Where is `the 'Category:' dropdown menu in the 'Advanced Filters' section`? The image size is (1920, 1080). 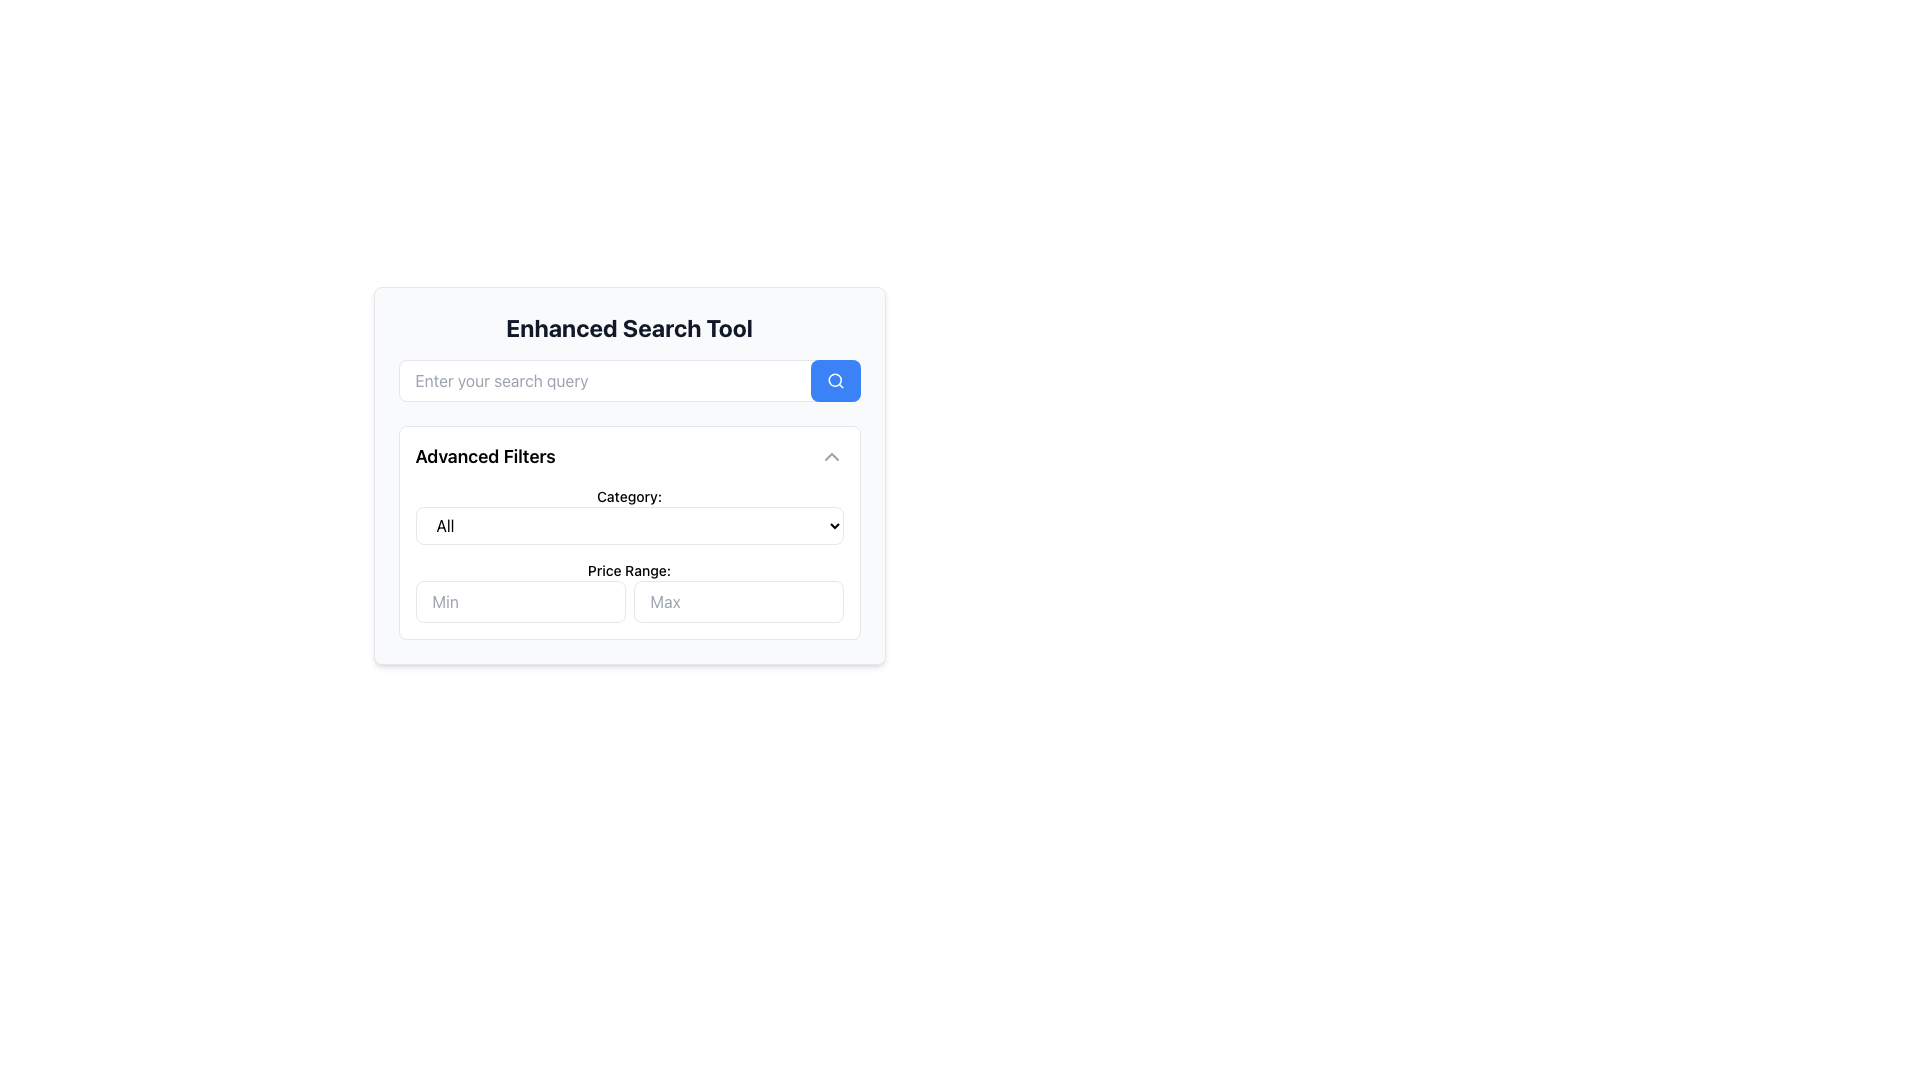 the 'Category:' dropdown menu in the 'Advanced Filters' section is located at coordinates (628, 515).